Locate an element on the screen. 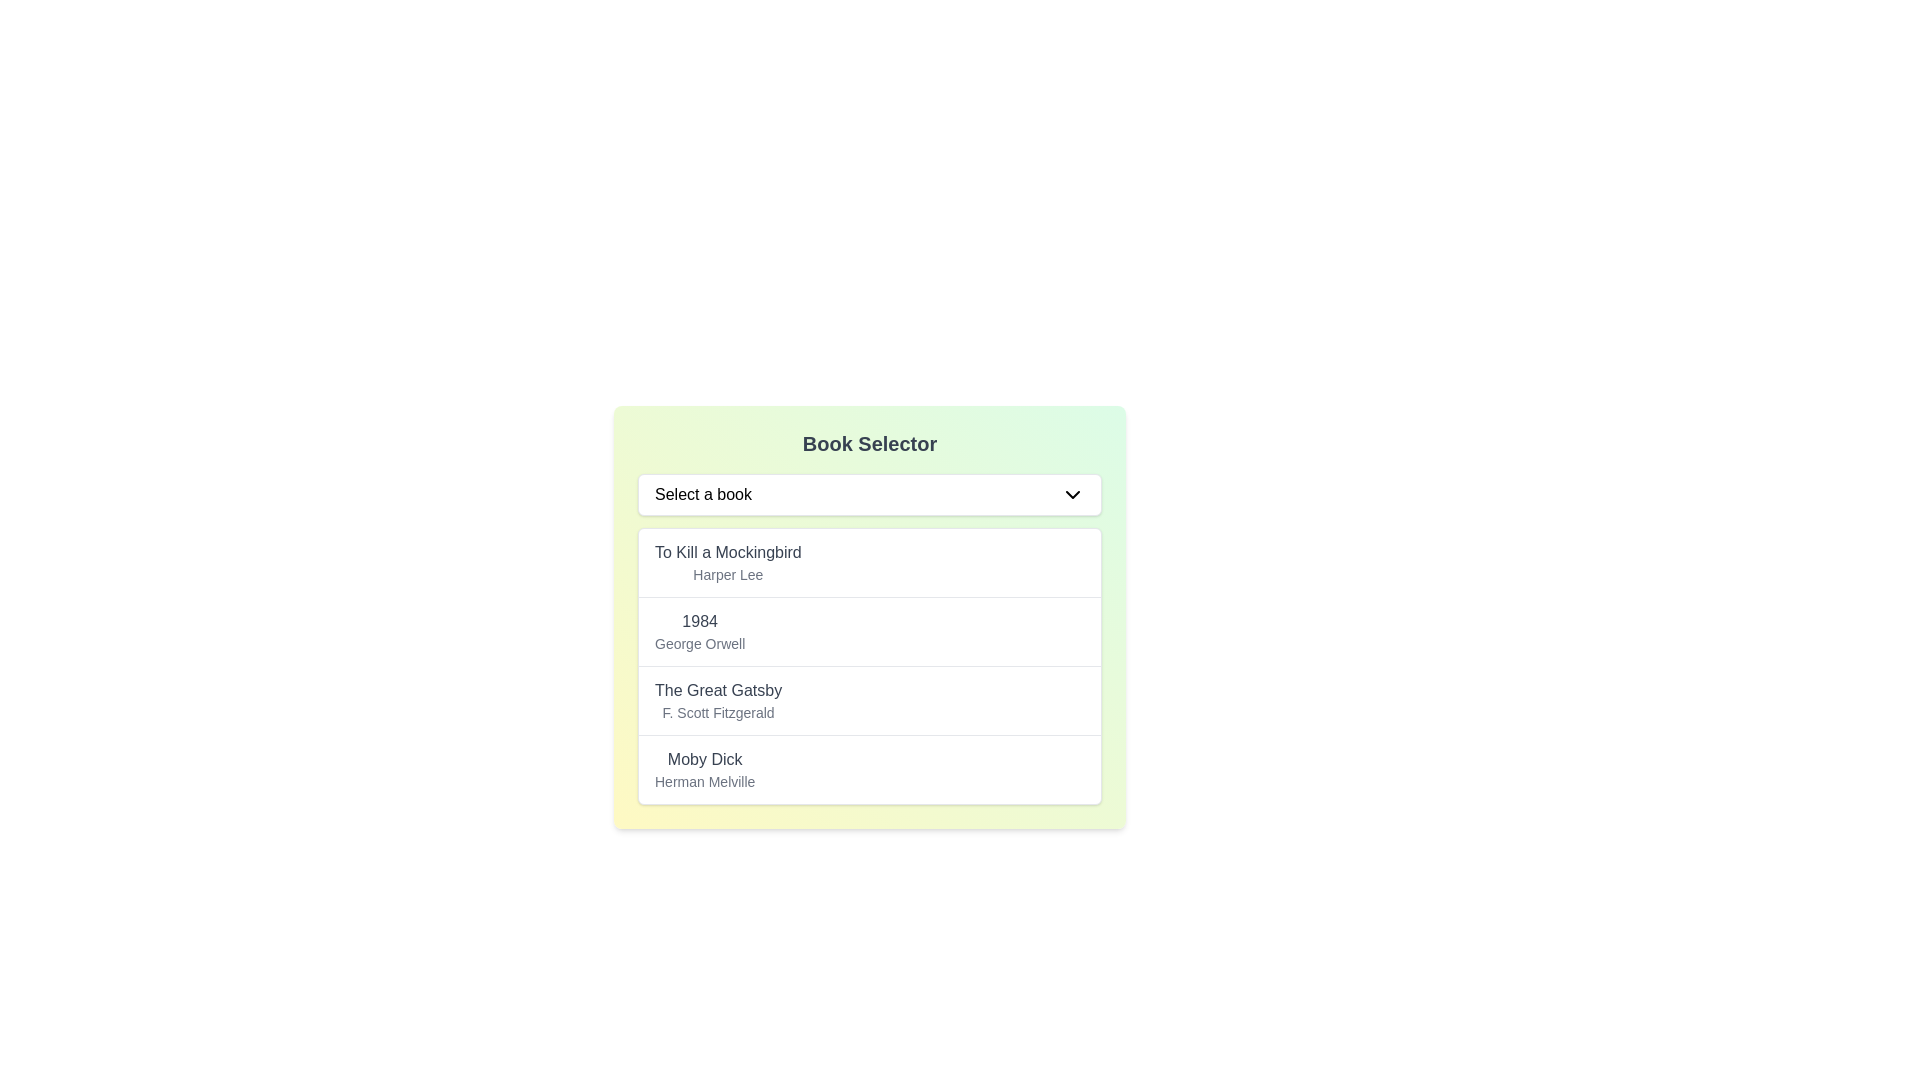 This screenshot has width=1920, height=1080. the text label displaying '1984' in bold and dark gray color, which is located within the second selectable item in the 'Book Selector' list is located at coordinates (700, 620).